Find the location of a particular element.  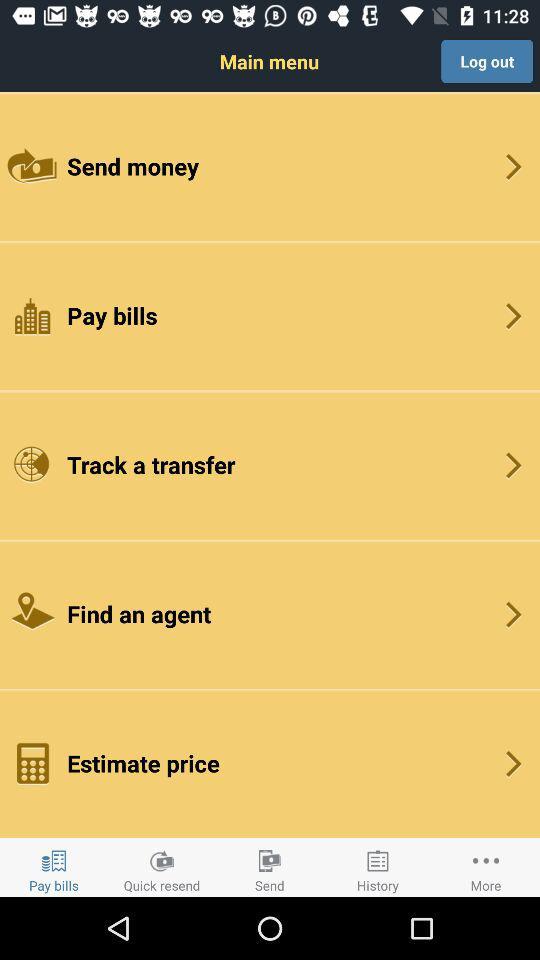

item below pay bills icon is located at coordinates (270, 465).